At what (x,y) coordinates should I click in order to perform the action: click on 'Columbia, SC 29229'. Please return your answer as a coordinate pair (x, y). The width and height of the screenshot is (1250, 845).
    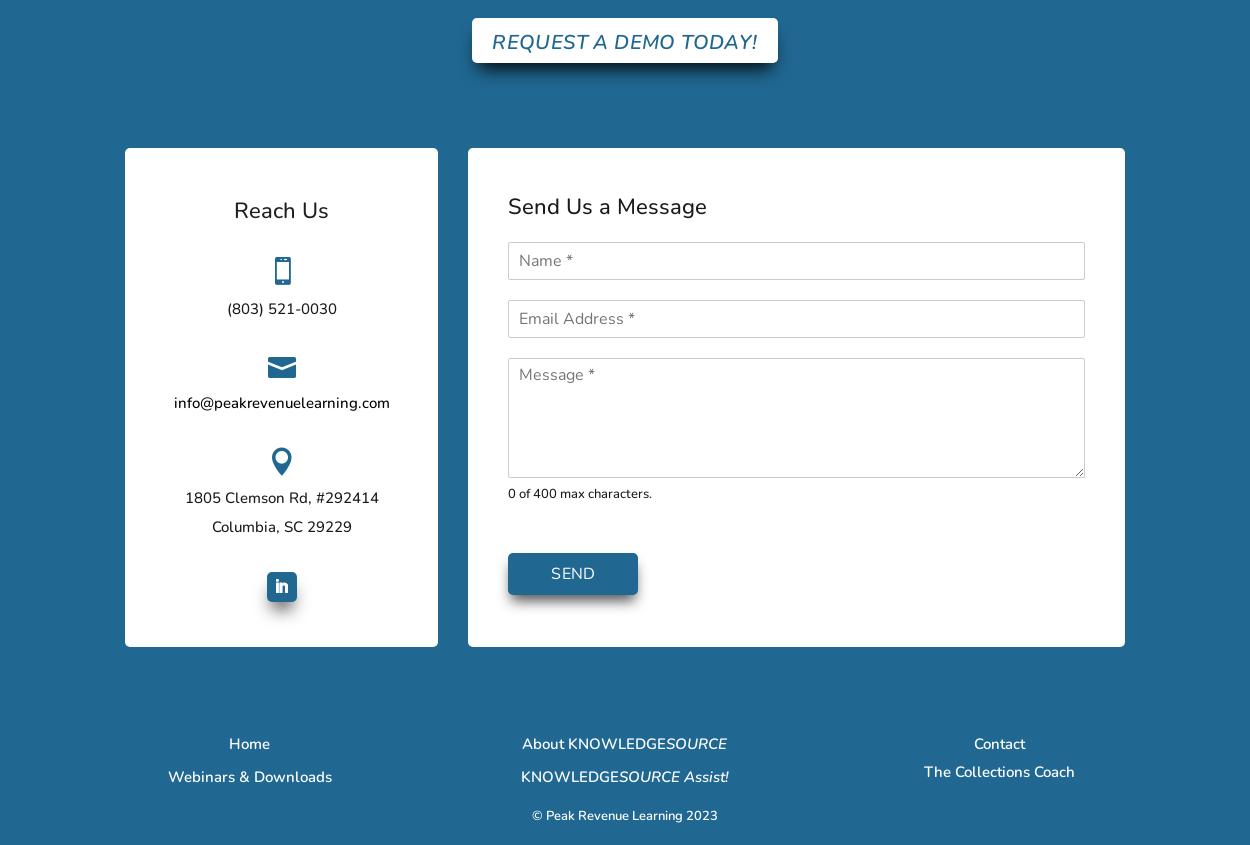
    Looking at the image, I should click on (281, 525).